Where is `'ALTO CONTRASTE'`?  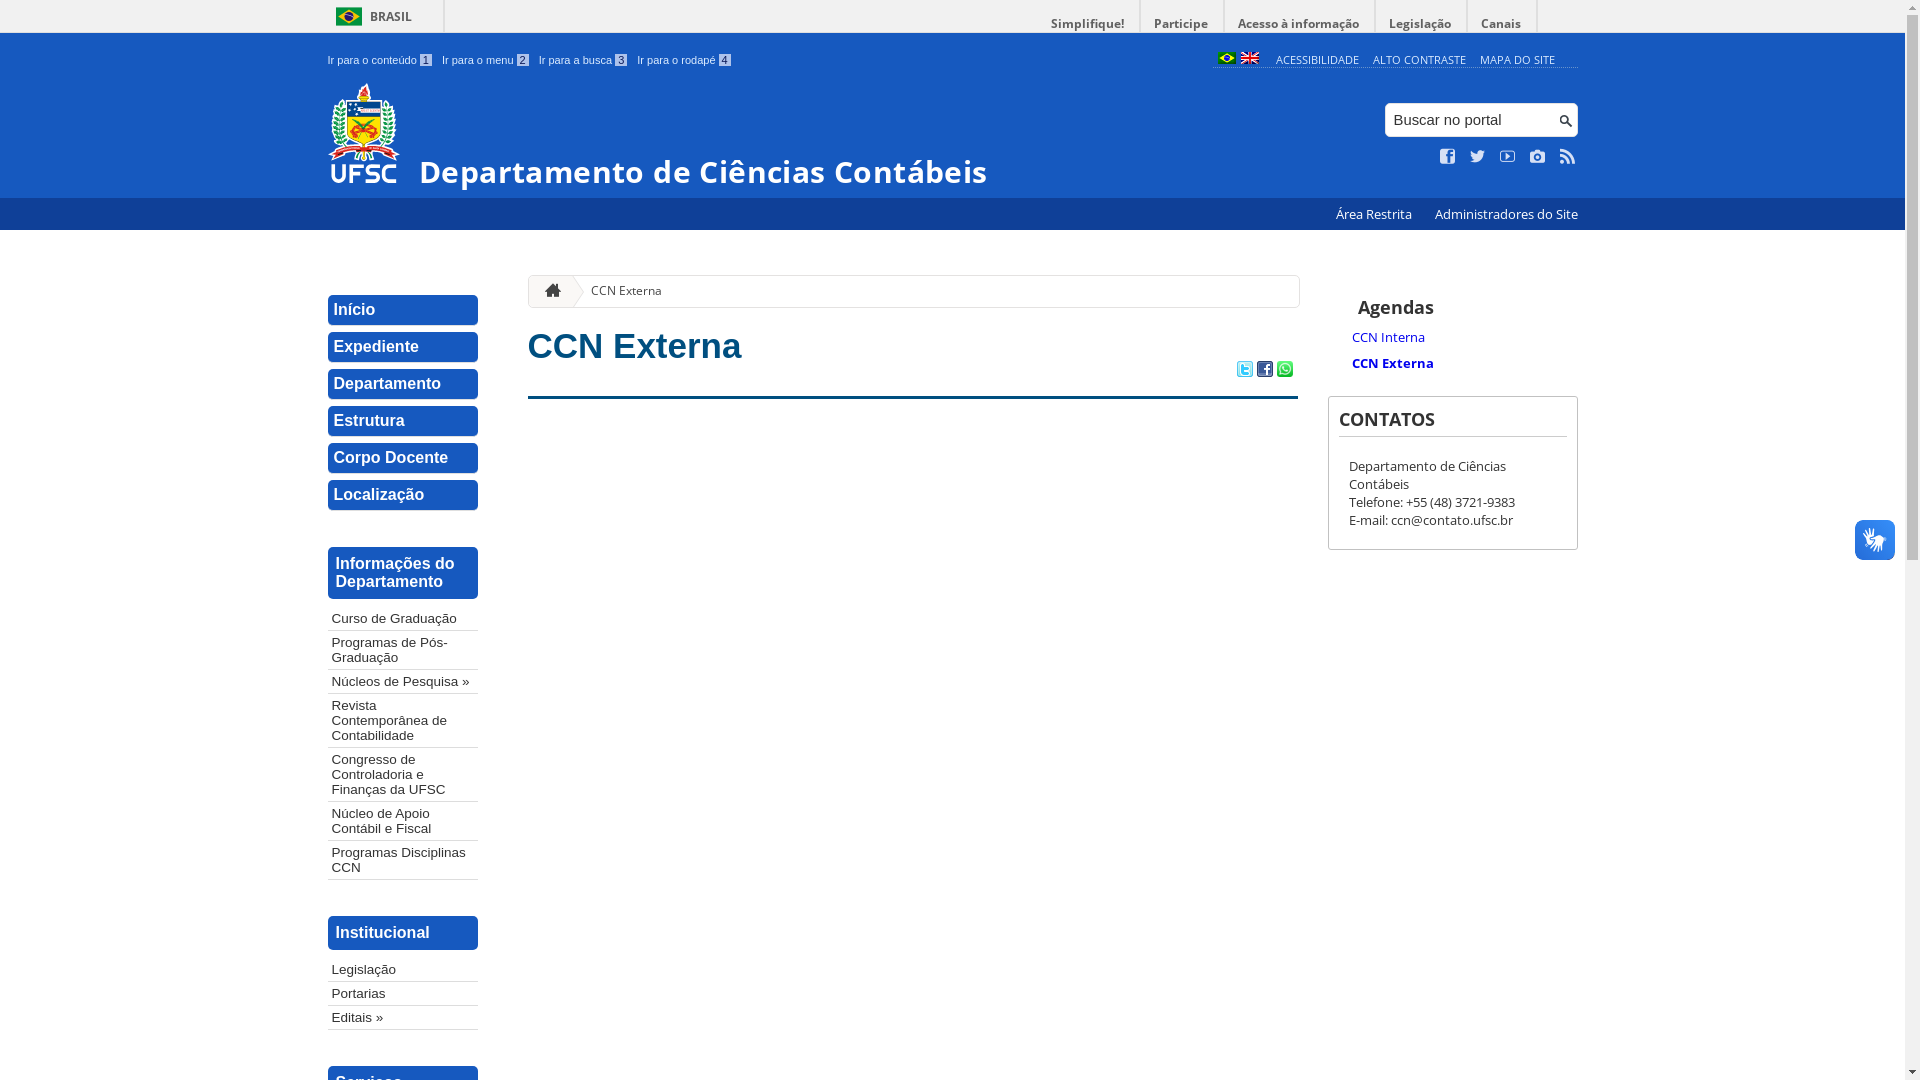
'ALTO CONTRASTE' is located at coordinates (1418, 58).